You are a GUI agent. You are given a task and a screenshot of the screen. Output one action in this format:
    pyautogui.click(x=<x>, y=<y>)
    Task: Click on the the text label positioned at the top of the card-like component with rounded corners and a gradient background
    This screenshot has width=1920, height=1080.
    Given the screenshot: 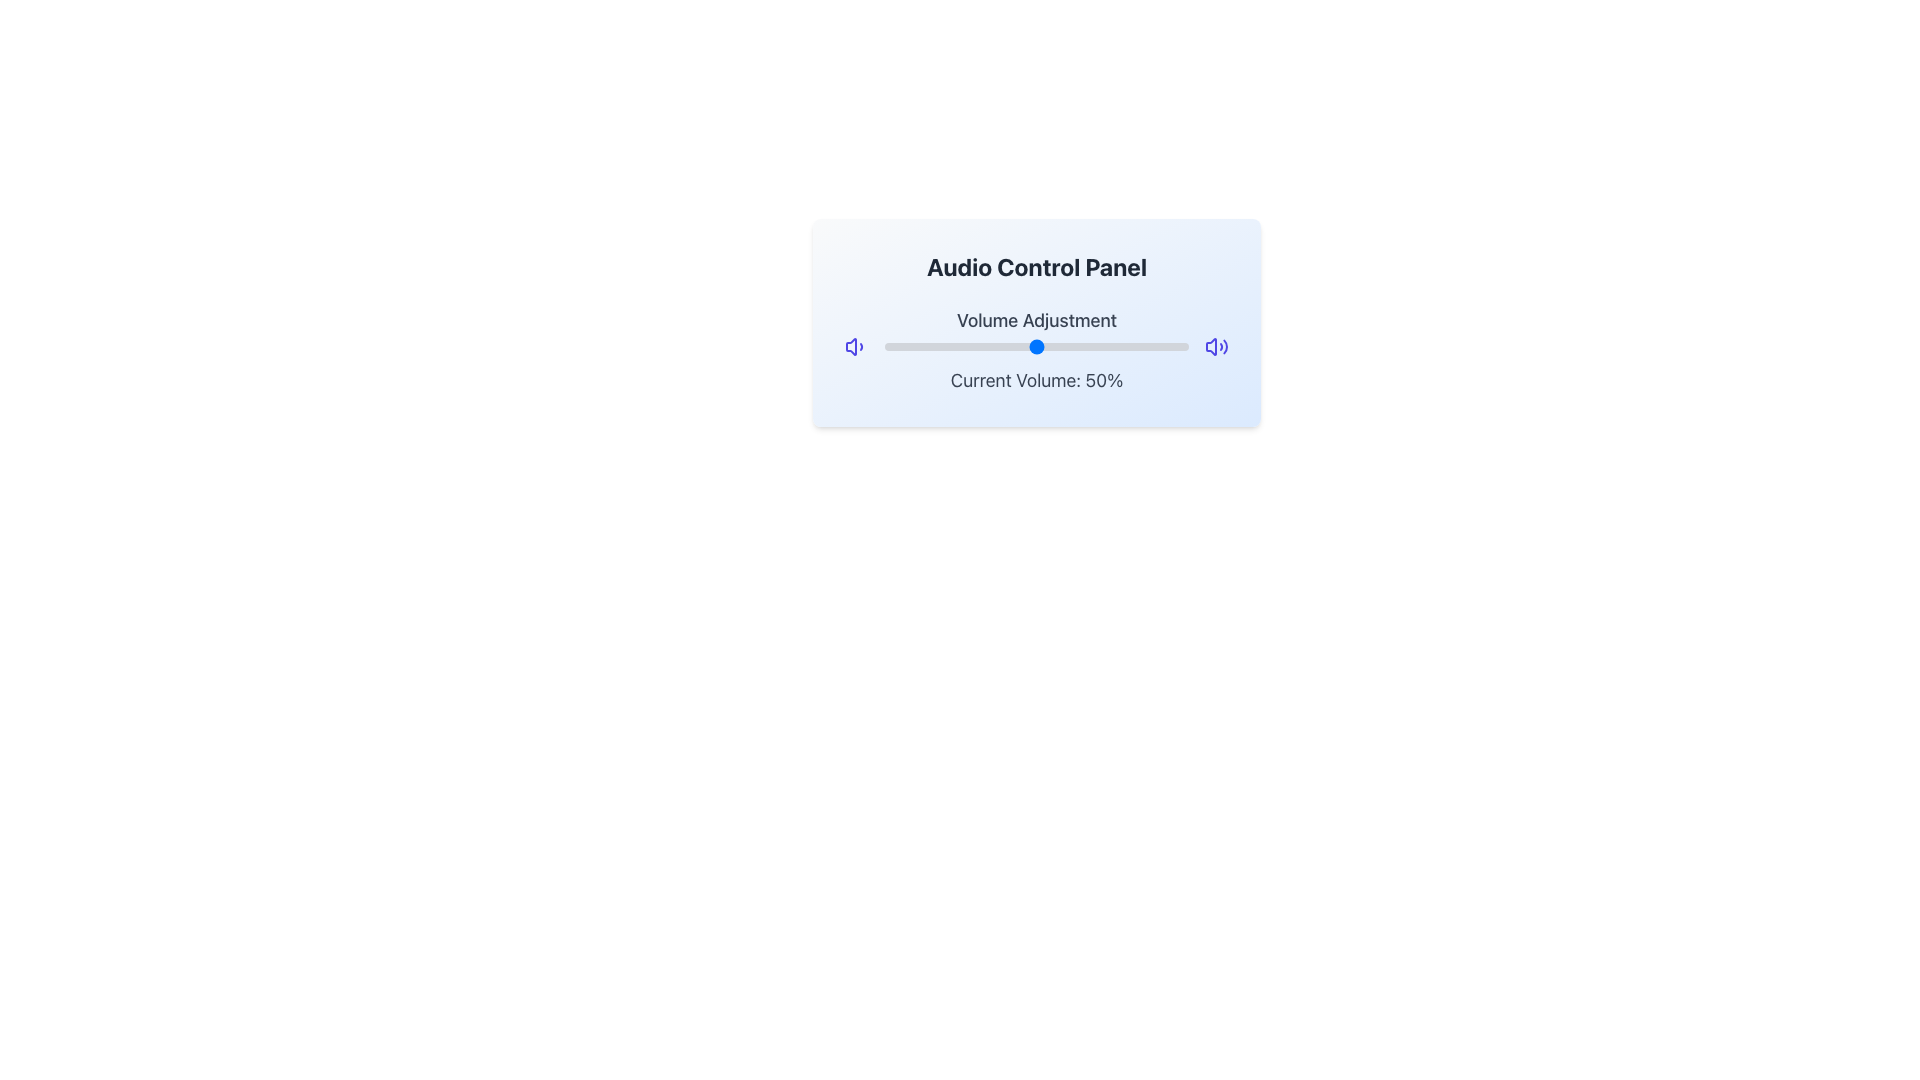 What is the action you would take?
    pyautogui.click(x=1036, y=265)
    